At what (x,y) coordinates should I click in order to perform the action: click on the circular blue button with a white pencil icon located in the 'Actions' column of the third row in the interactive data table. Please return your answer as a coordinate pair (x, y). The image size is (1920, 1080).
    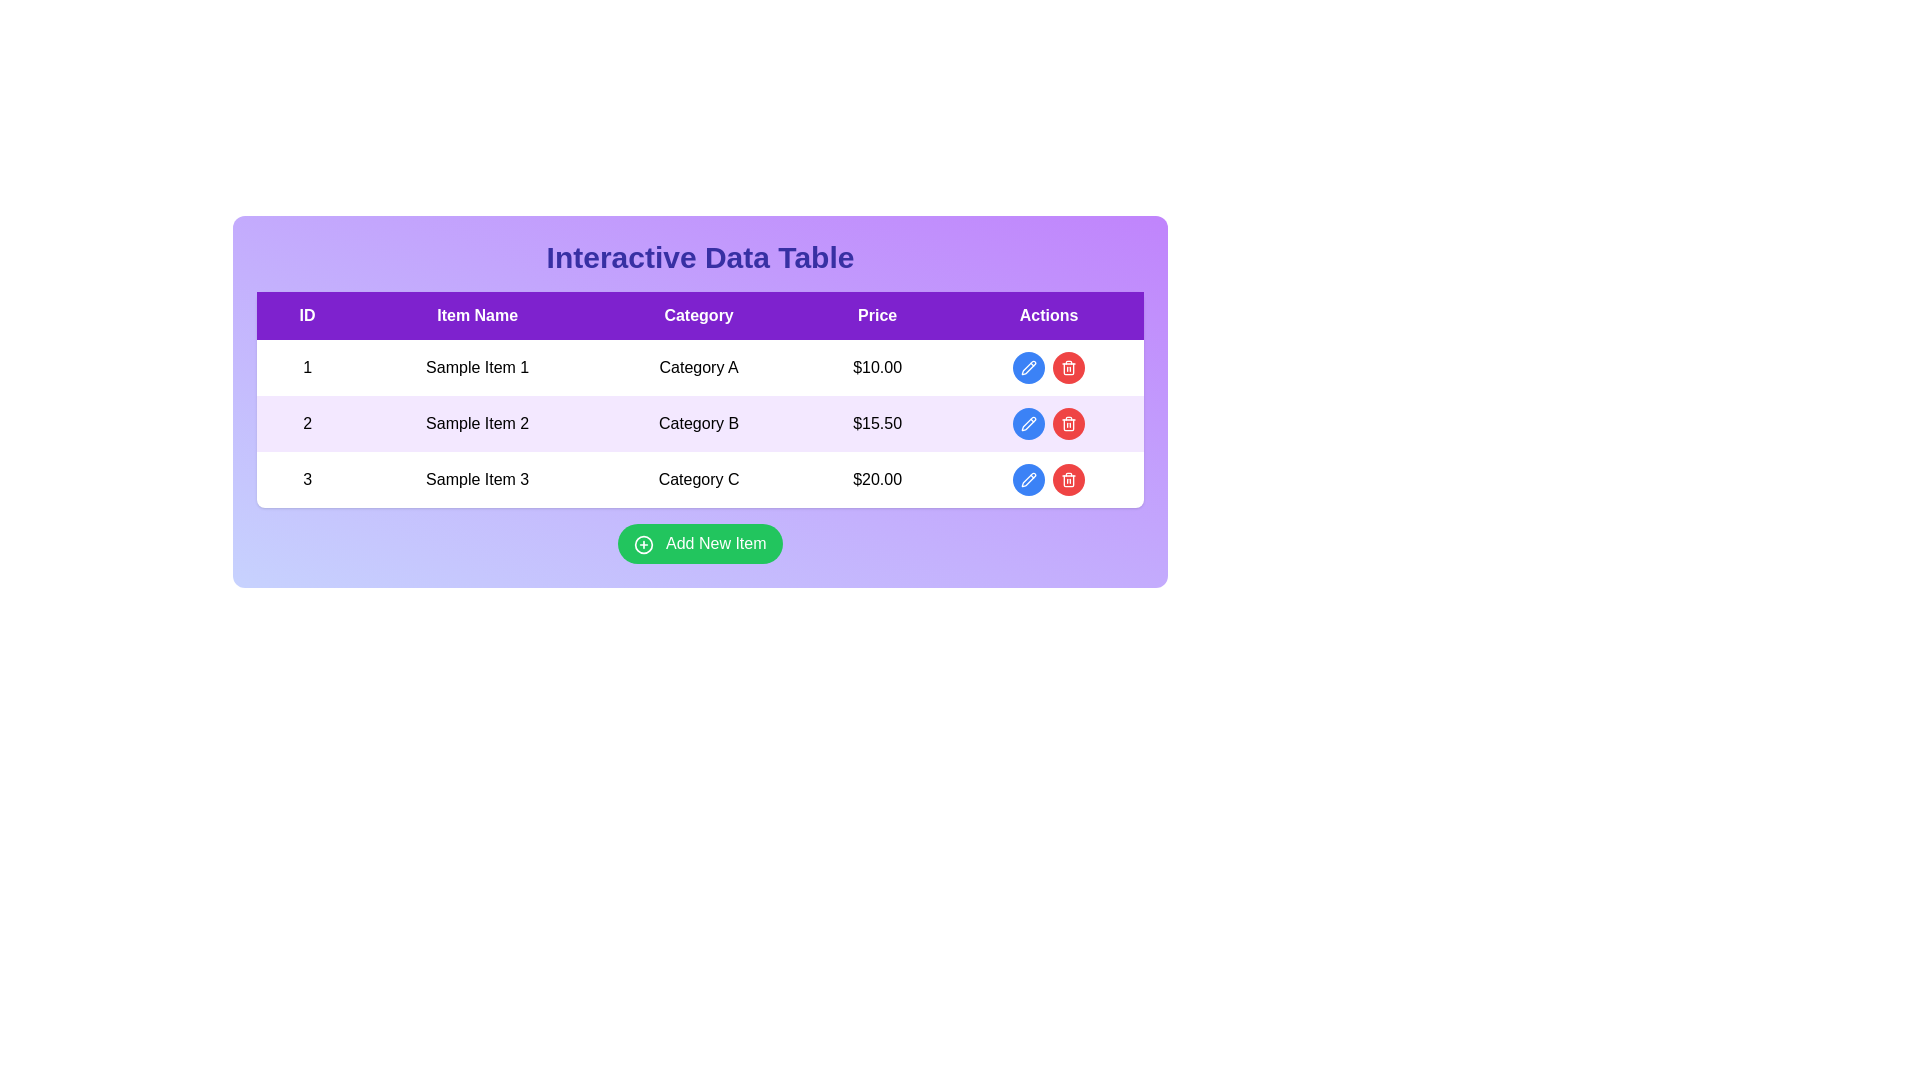
    Looking at the image, I should click on (1029, 479).